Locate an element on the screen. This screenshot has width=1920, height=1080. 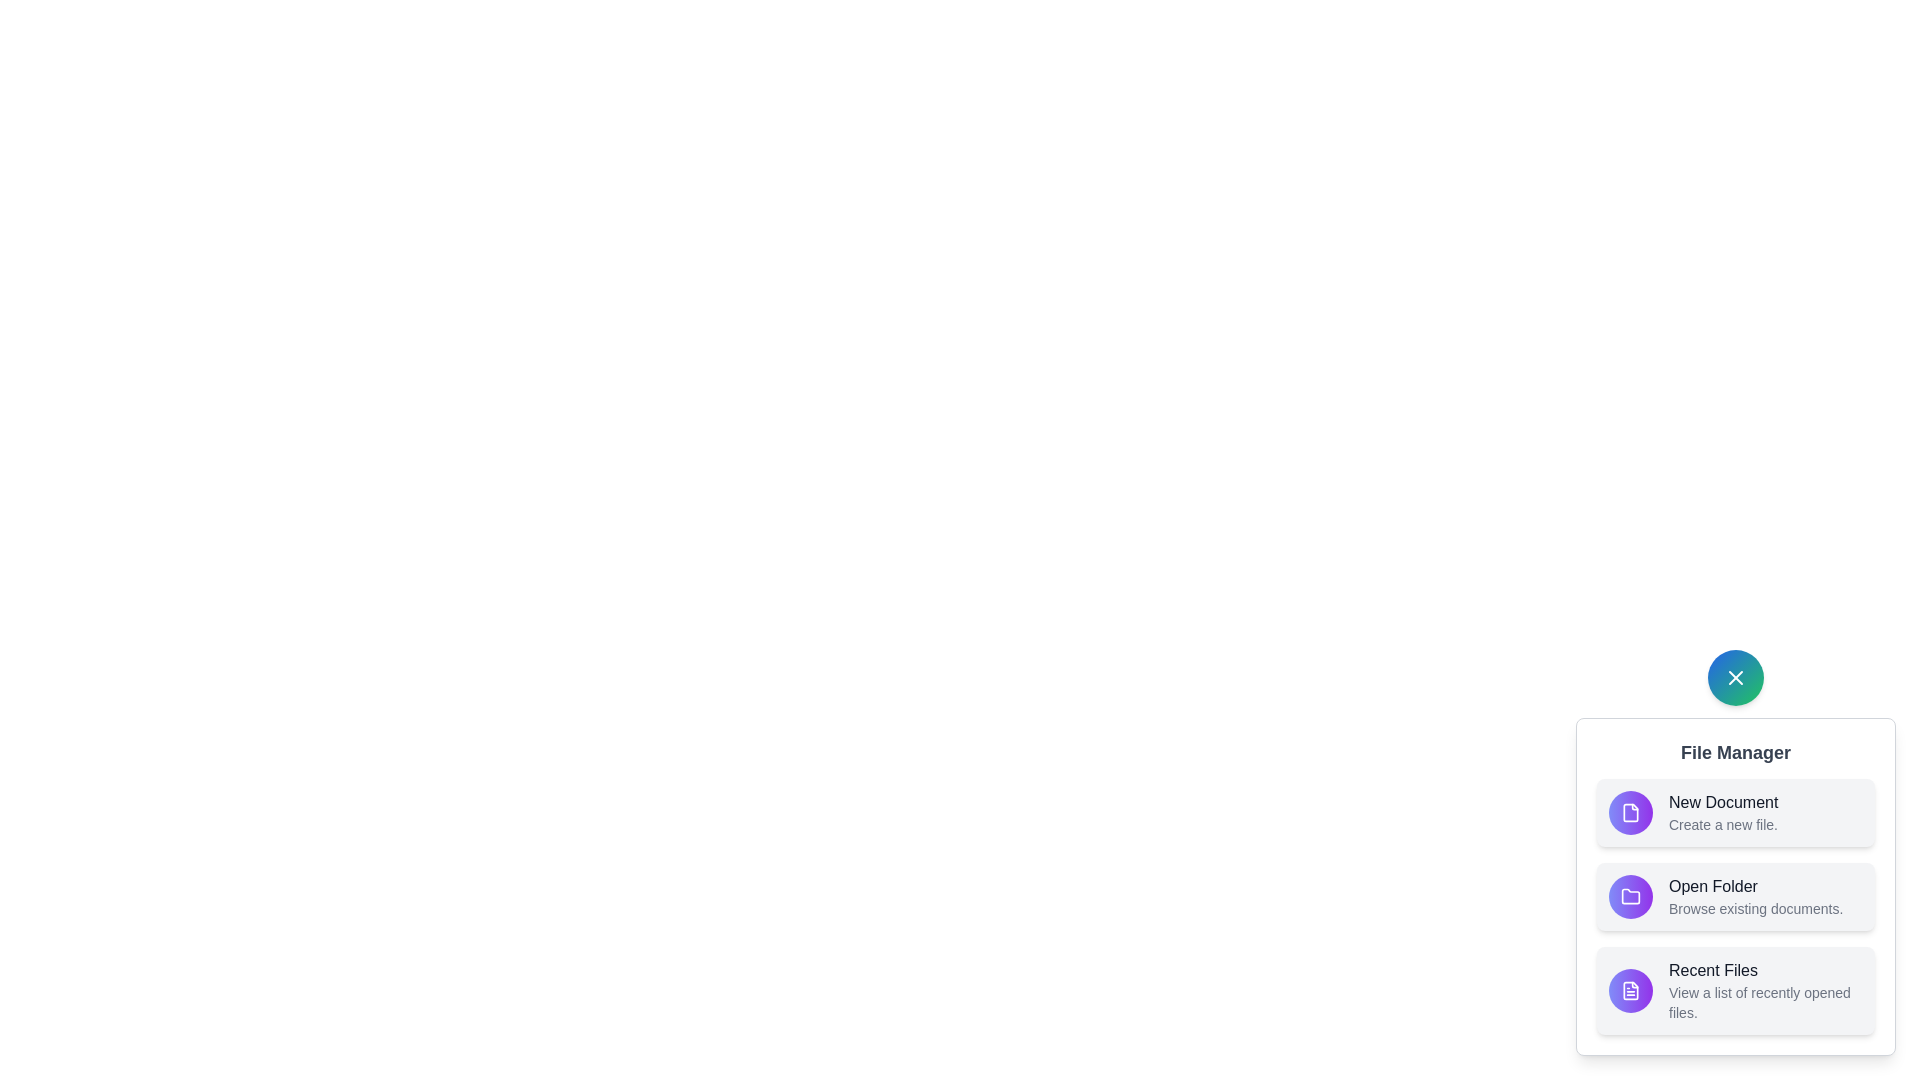
the 'Open Folder' option in the speed dial menu is located at coordinates (1735, 896).